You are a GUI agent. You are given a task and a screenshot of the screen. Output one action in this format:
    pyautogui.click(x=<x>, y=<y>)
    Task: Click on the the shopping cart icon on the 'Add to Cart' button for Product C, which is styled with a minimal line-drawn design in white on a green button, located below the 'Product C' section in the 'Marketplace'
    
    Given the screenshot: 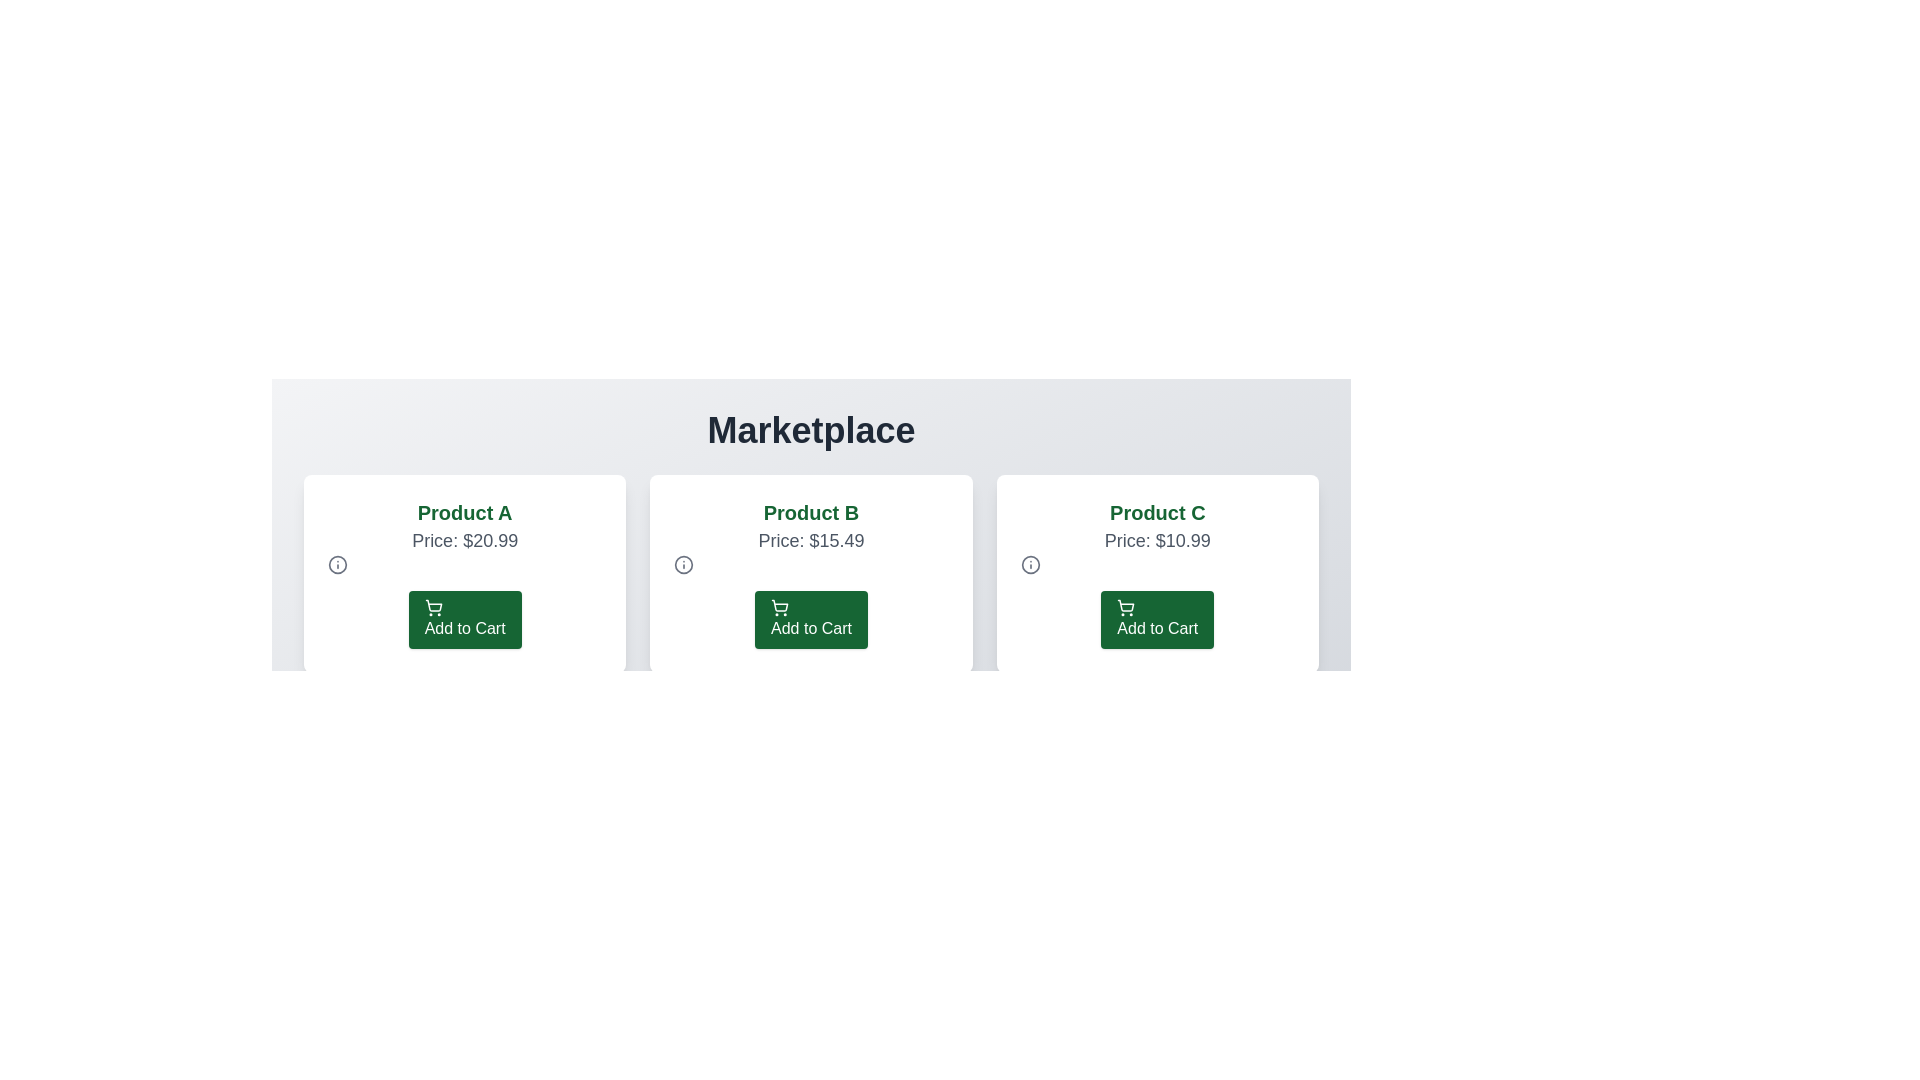 What is the action you would take?
    pyautogui.click(x=1126, y=607)
    